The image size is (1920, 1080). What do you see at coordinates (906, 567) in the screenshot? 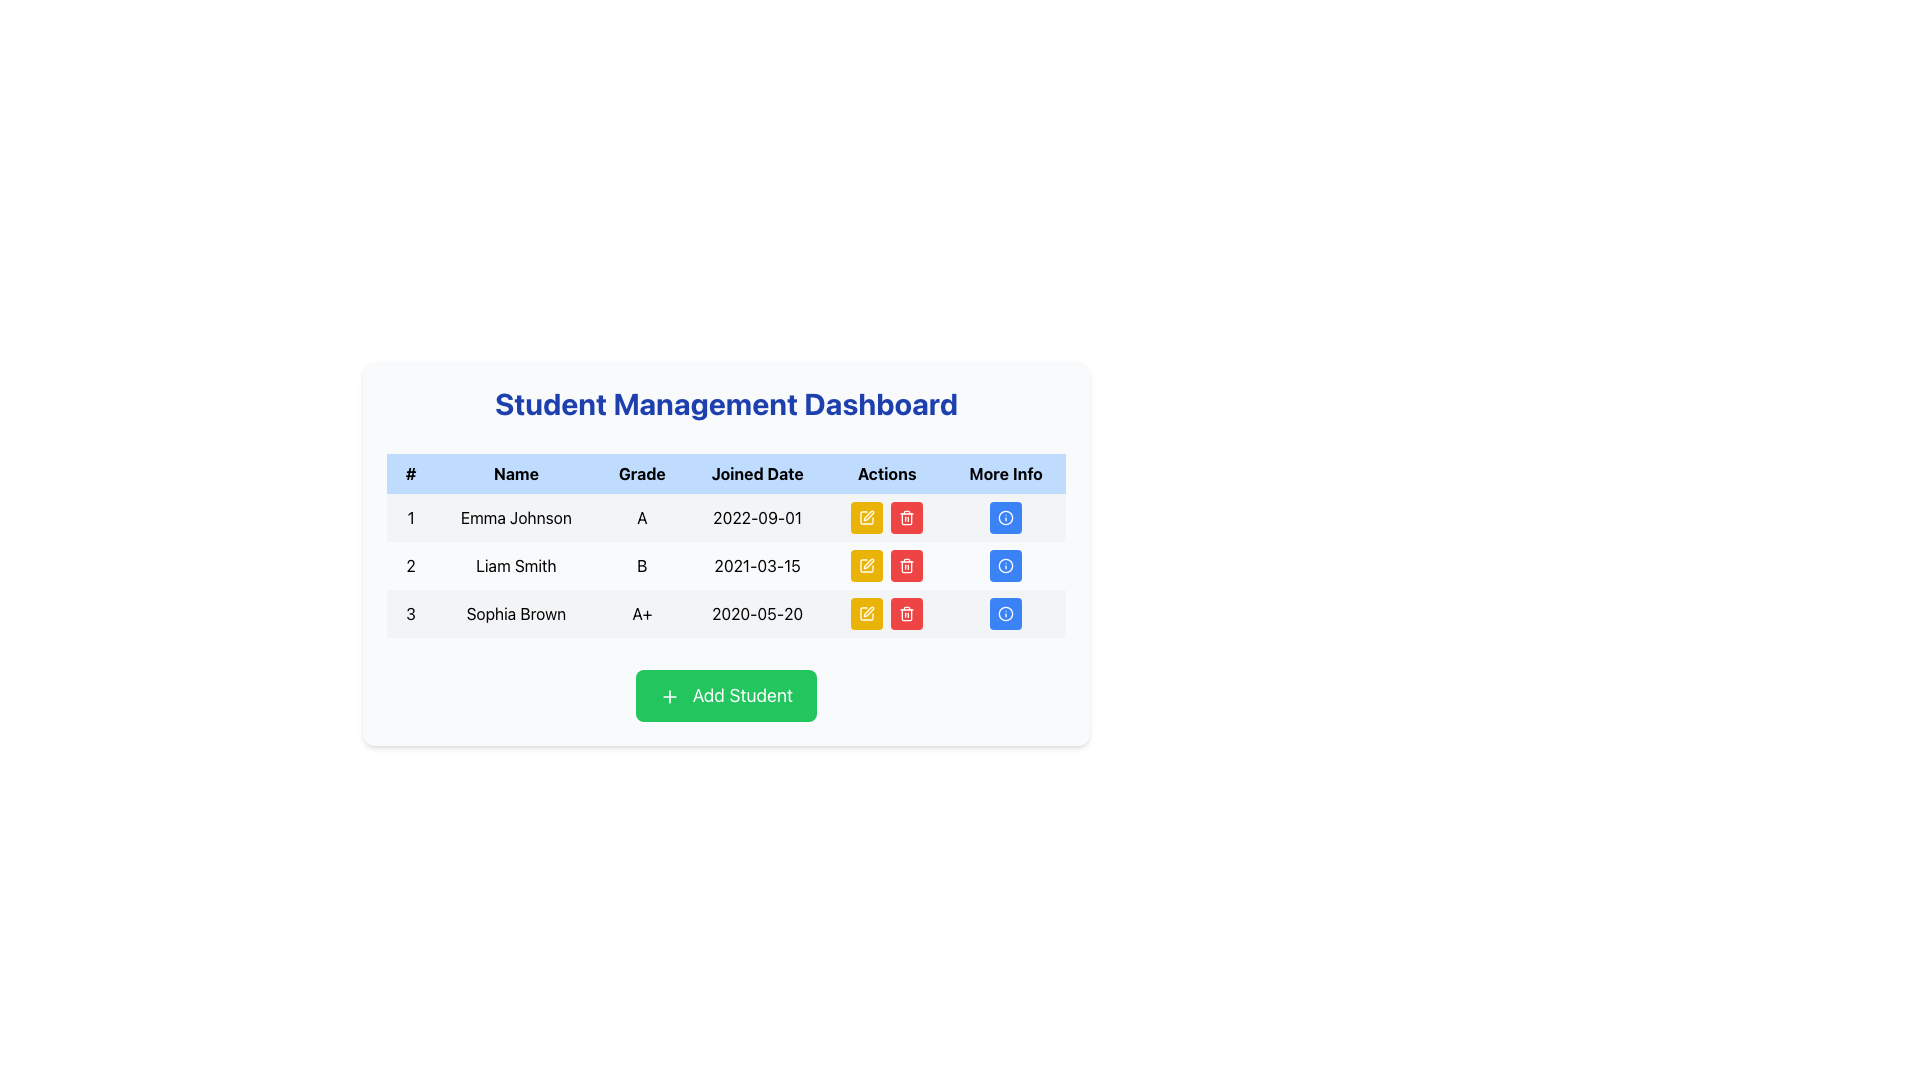
I see `the trash can icon representing 'Liam Smith' in the Actions column of the table` at bounding box center [906, 567].